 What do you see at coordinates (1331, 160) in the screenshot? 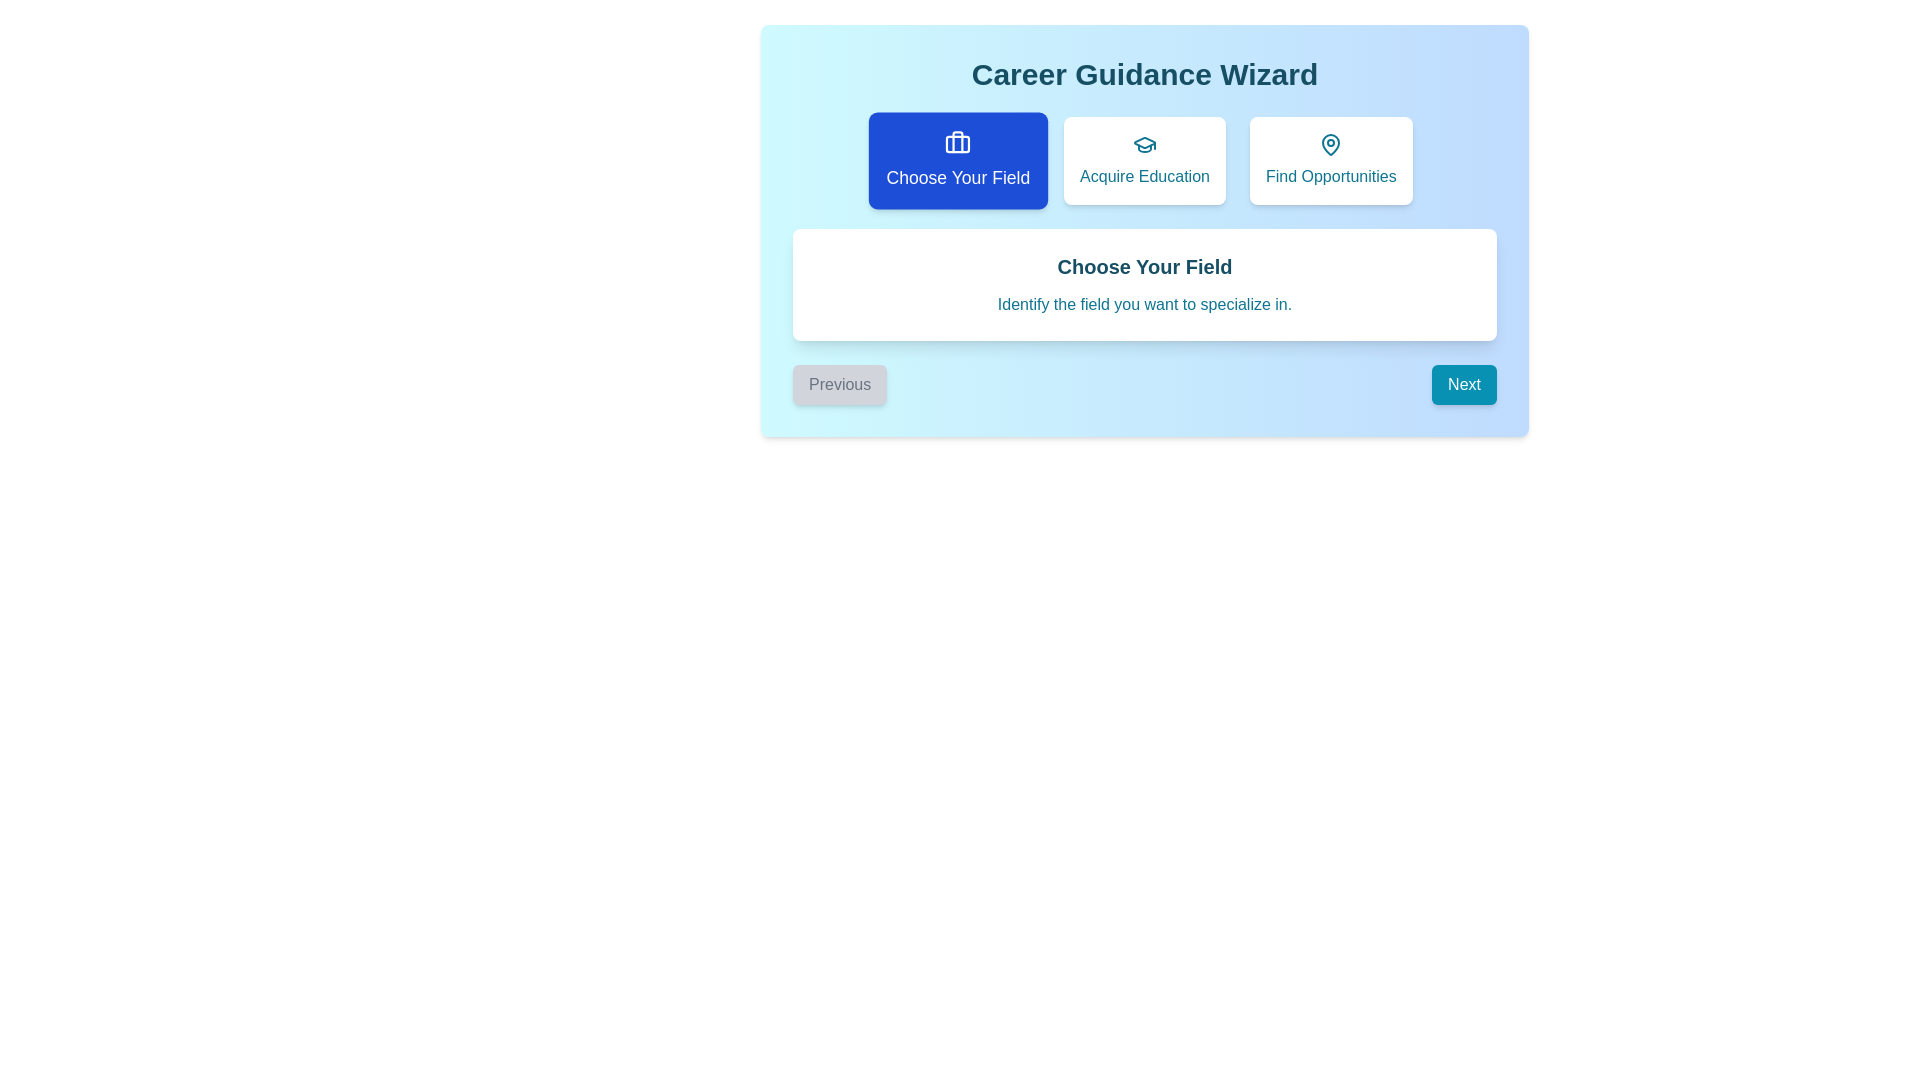
I see `the third button in a group of three, labeled as a navigational or interactive placeholder for exploring related opportunities, located centrally at the top of the interface` at bounding box center [1331, 160].